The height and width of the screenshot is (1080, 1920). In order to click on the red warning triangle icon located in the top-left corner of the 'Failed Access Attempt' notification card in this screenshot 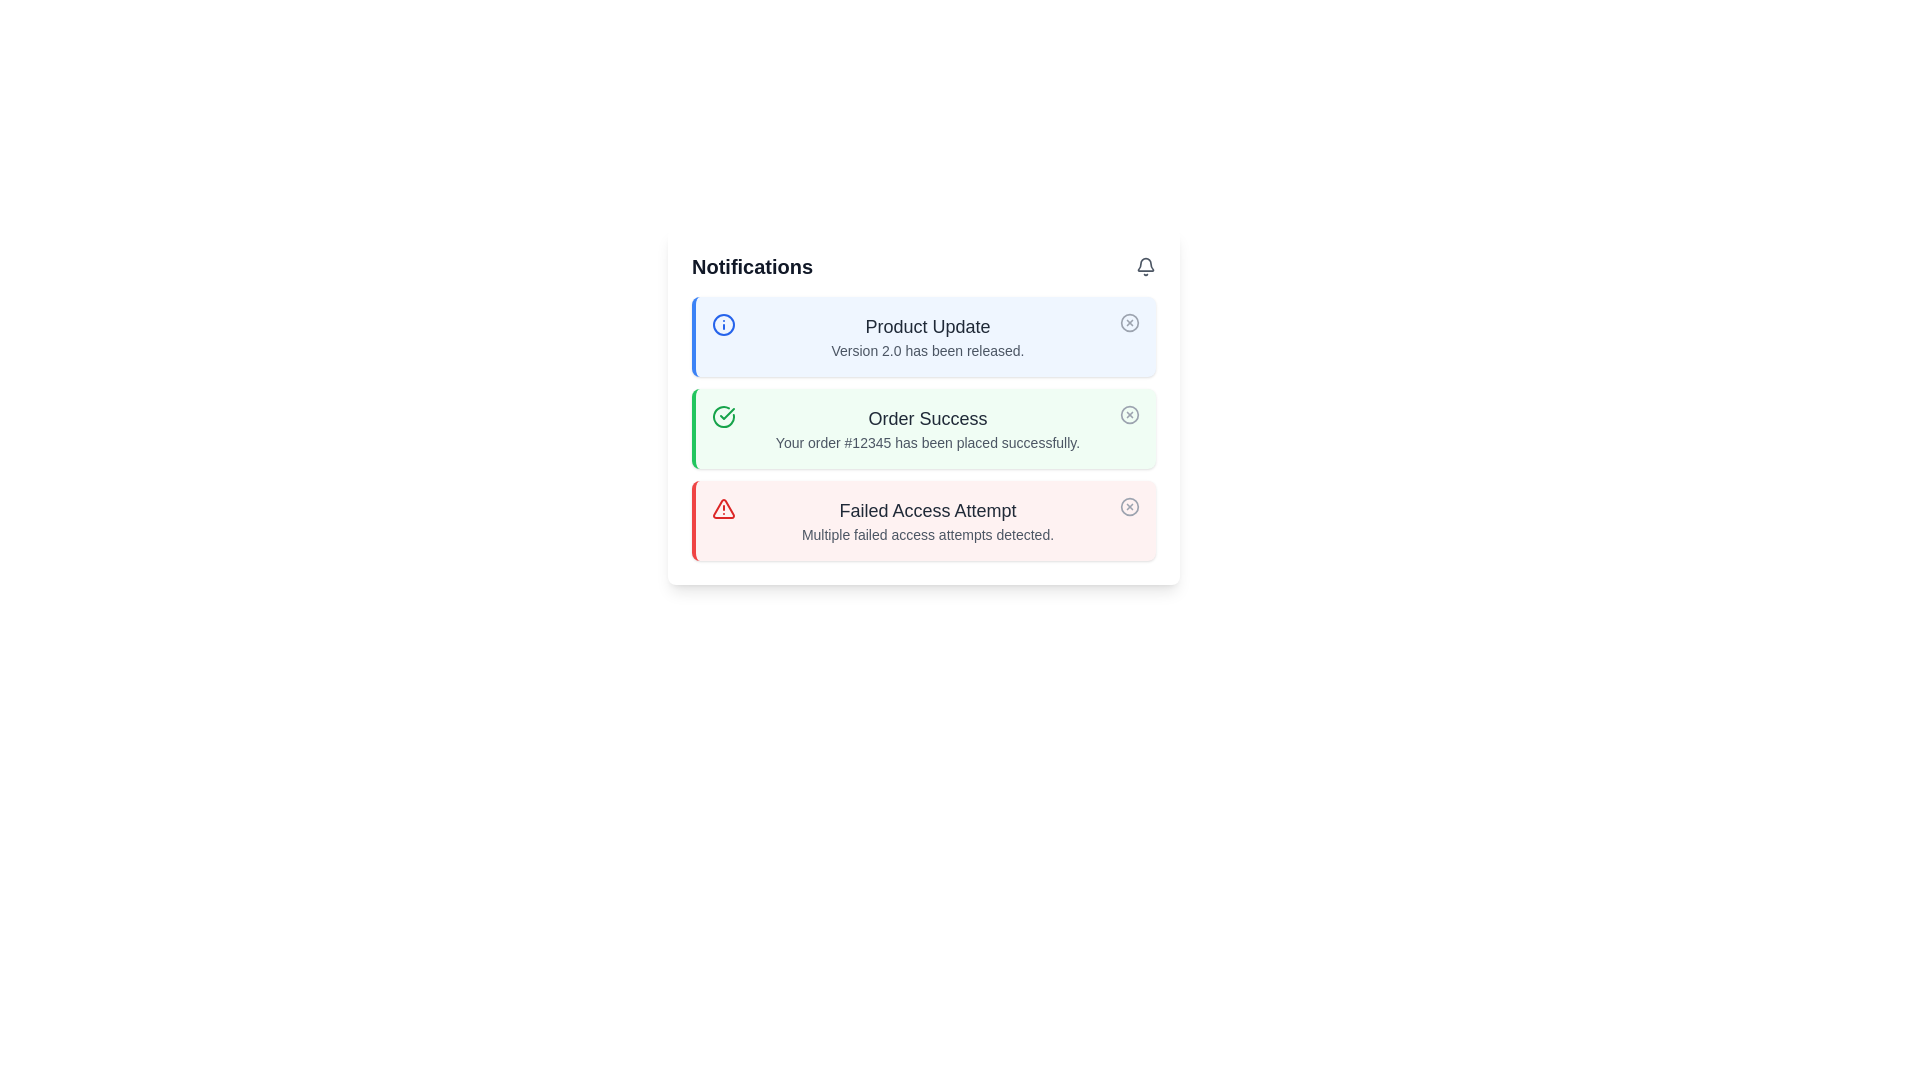, I will do `click(723, 508)`.